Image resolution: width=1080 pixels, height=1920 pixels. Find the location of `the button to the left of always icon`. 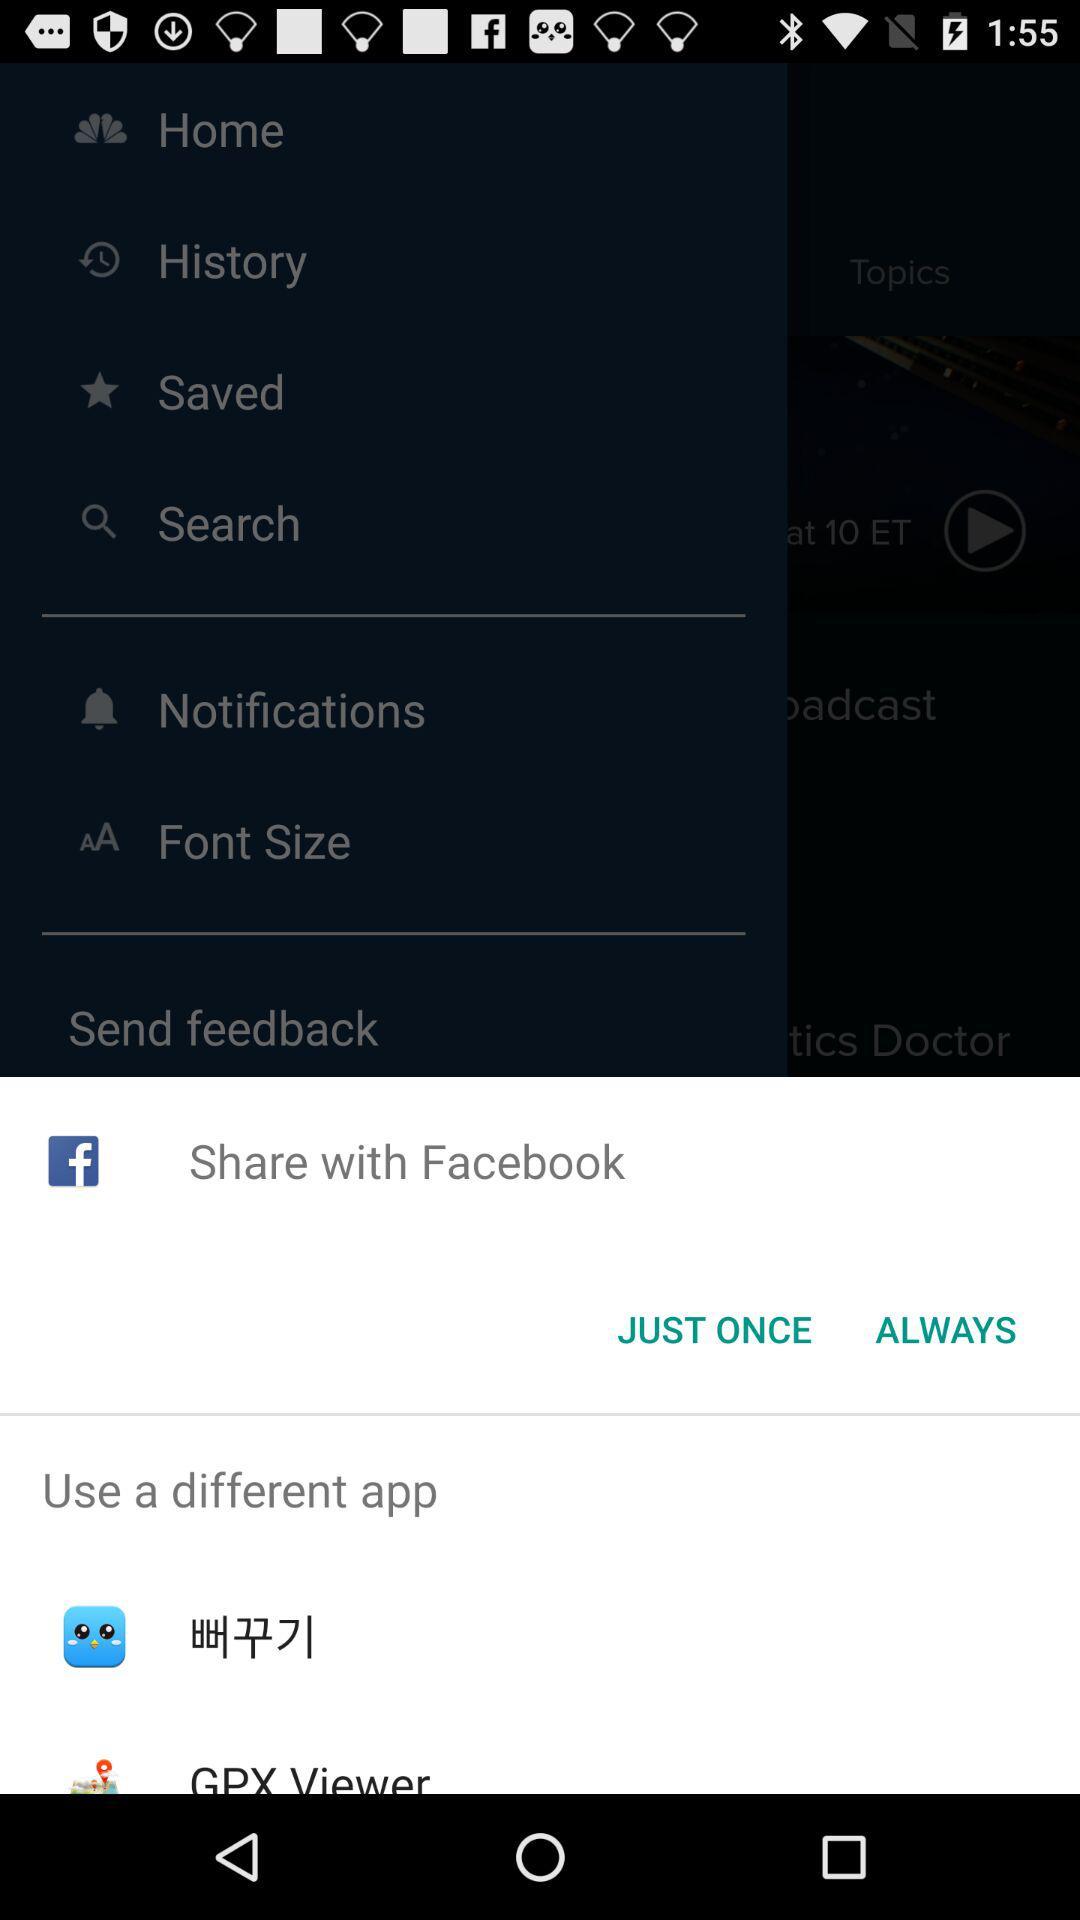

the button to the left of always icon is located at coordinates (713, 1329).